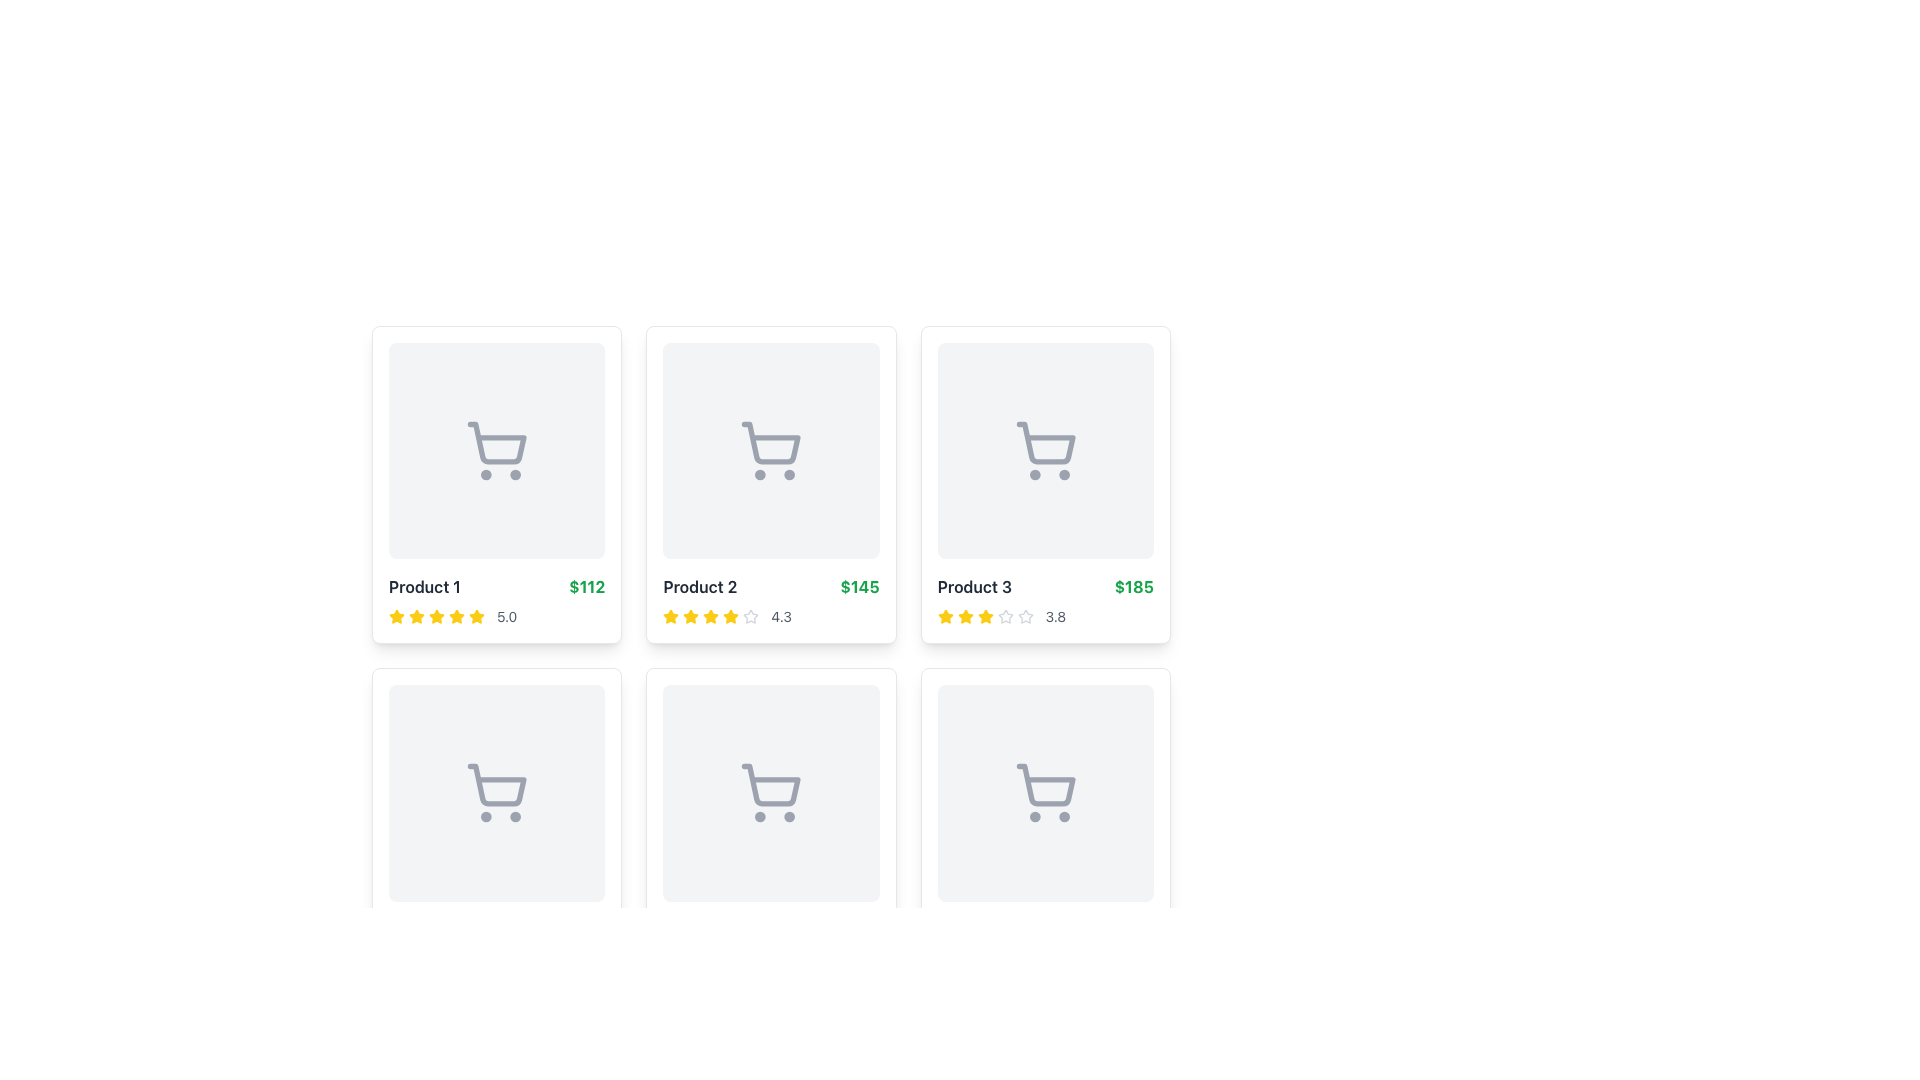 This screenshot has height=1080, width=1920. What do you see at coordinates (497, 792) in the screenshot?
I see `the image placeholder with a shopping cart icon located in the second row and first column of the product card grid for 'Product 4' priced at '$196' and rated '4.5 stars.'` at bounding box center [497, 792].